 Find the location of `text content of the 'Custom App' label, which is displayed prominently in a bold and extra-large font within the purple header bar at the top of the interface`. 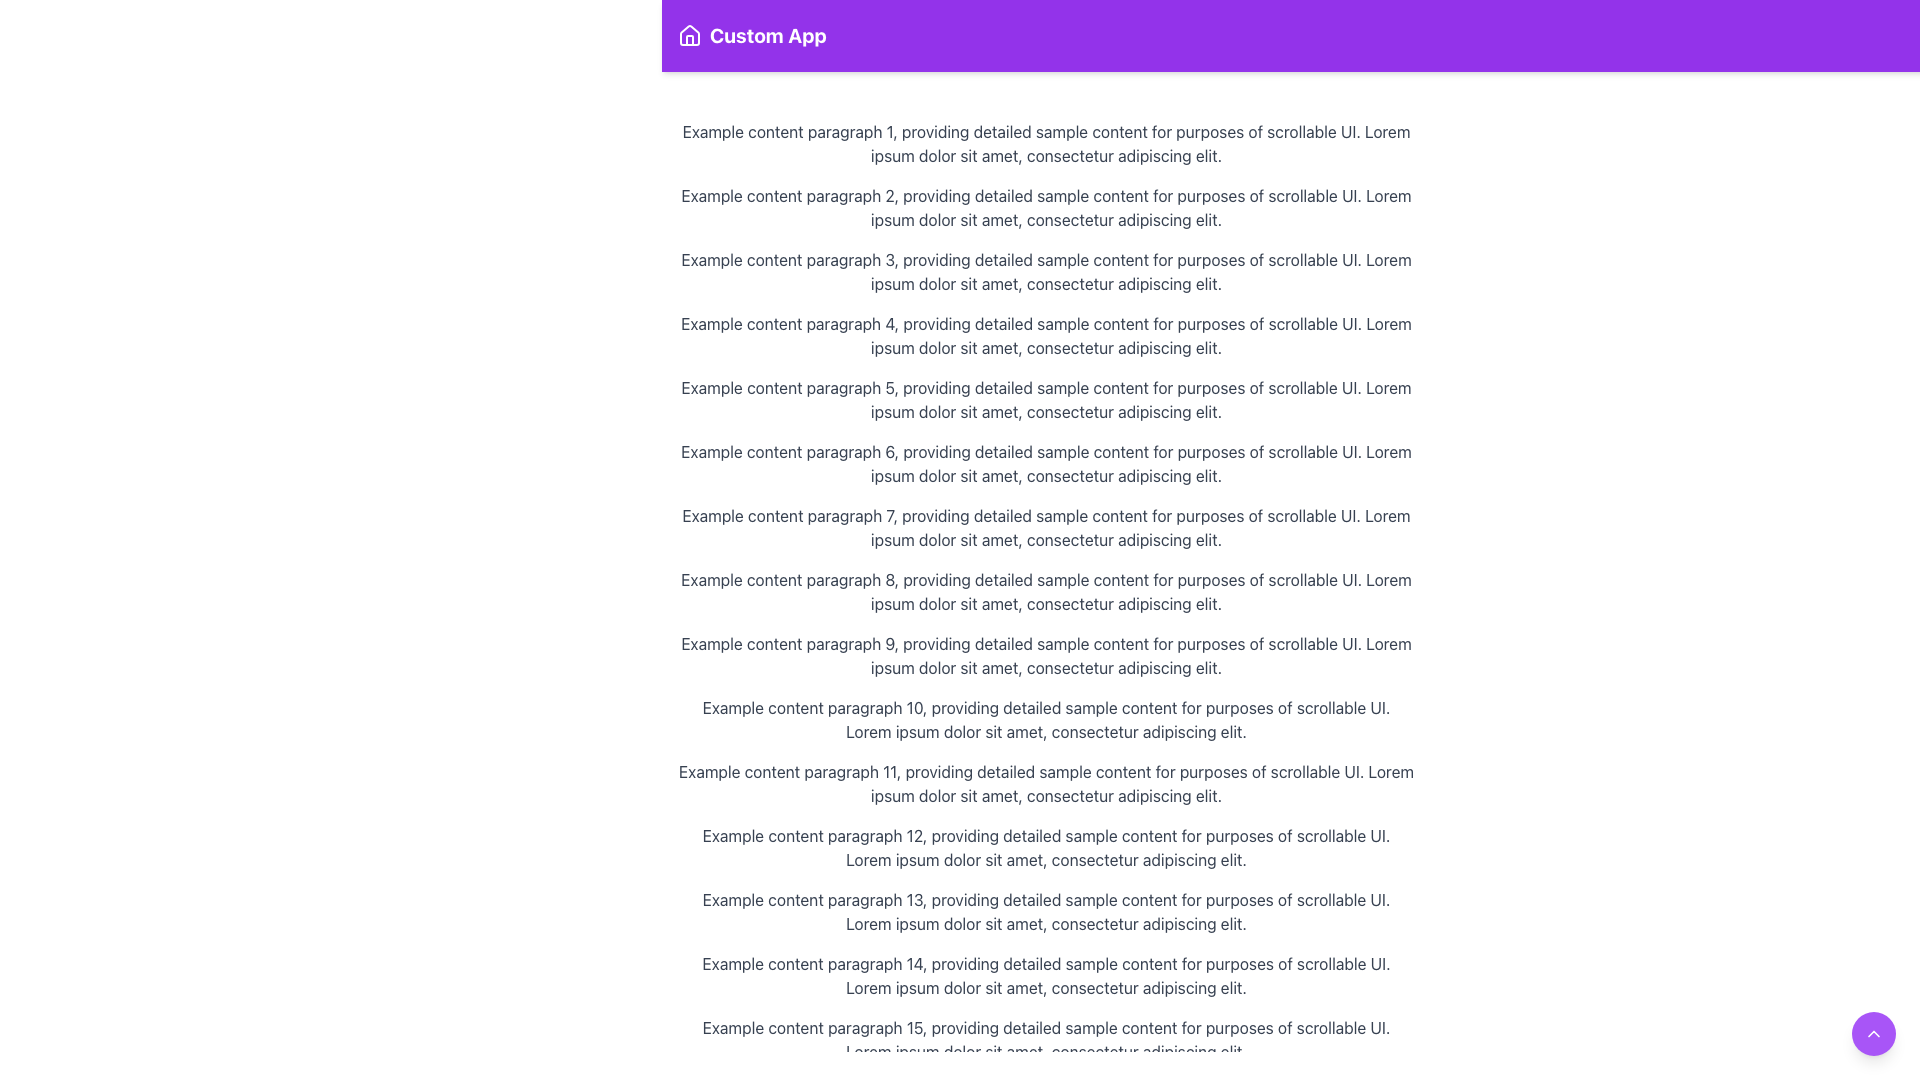

text content of the 'Custom App' label, which is displayed prominently in a bold and extra-large font within the purple header bar at the top of the interface is located at coordinates (767, 35).